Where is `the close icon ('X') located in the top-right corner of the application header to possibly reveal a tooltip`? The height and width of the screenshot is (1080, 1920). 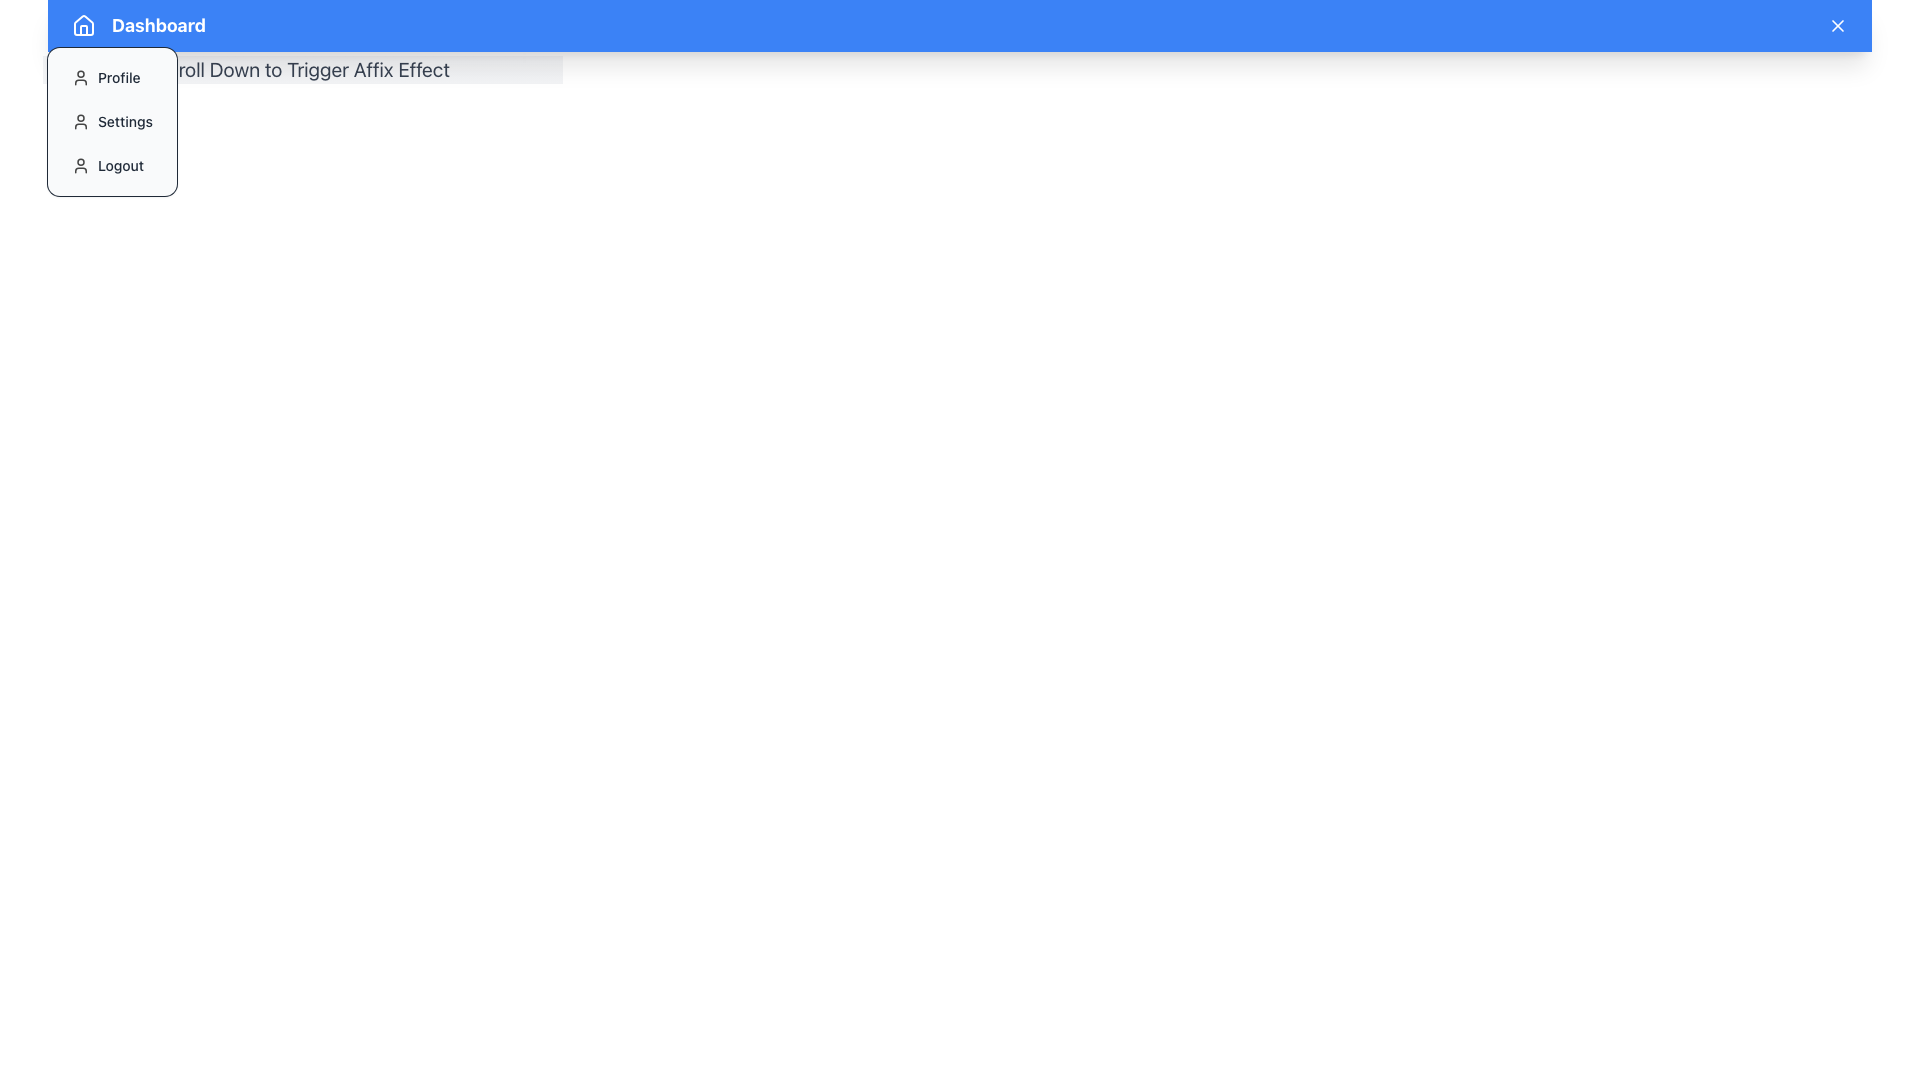 the close icon ('X') located in the top-right corner of the application header to possibly reveal a tooltip is located at coordinates (1838, 26).